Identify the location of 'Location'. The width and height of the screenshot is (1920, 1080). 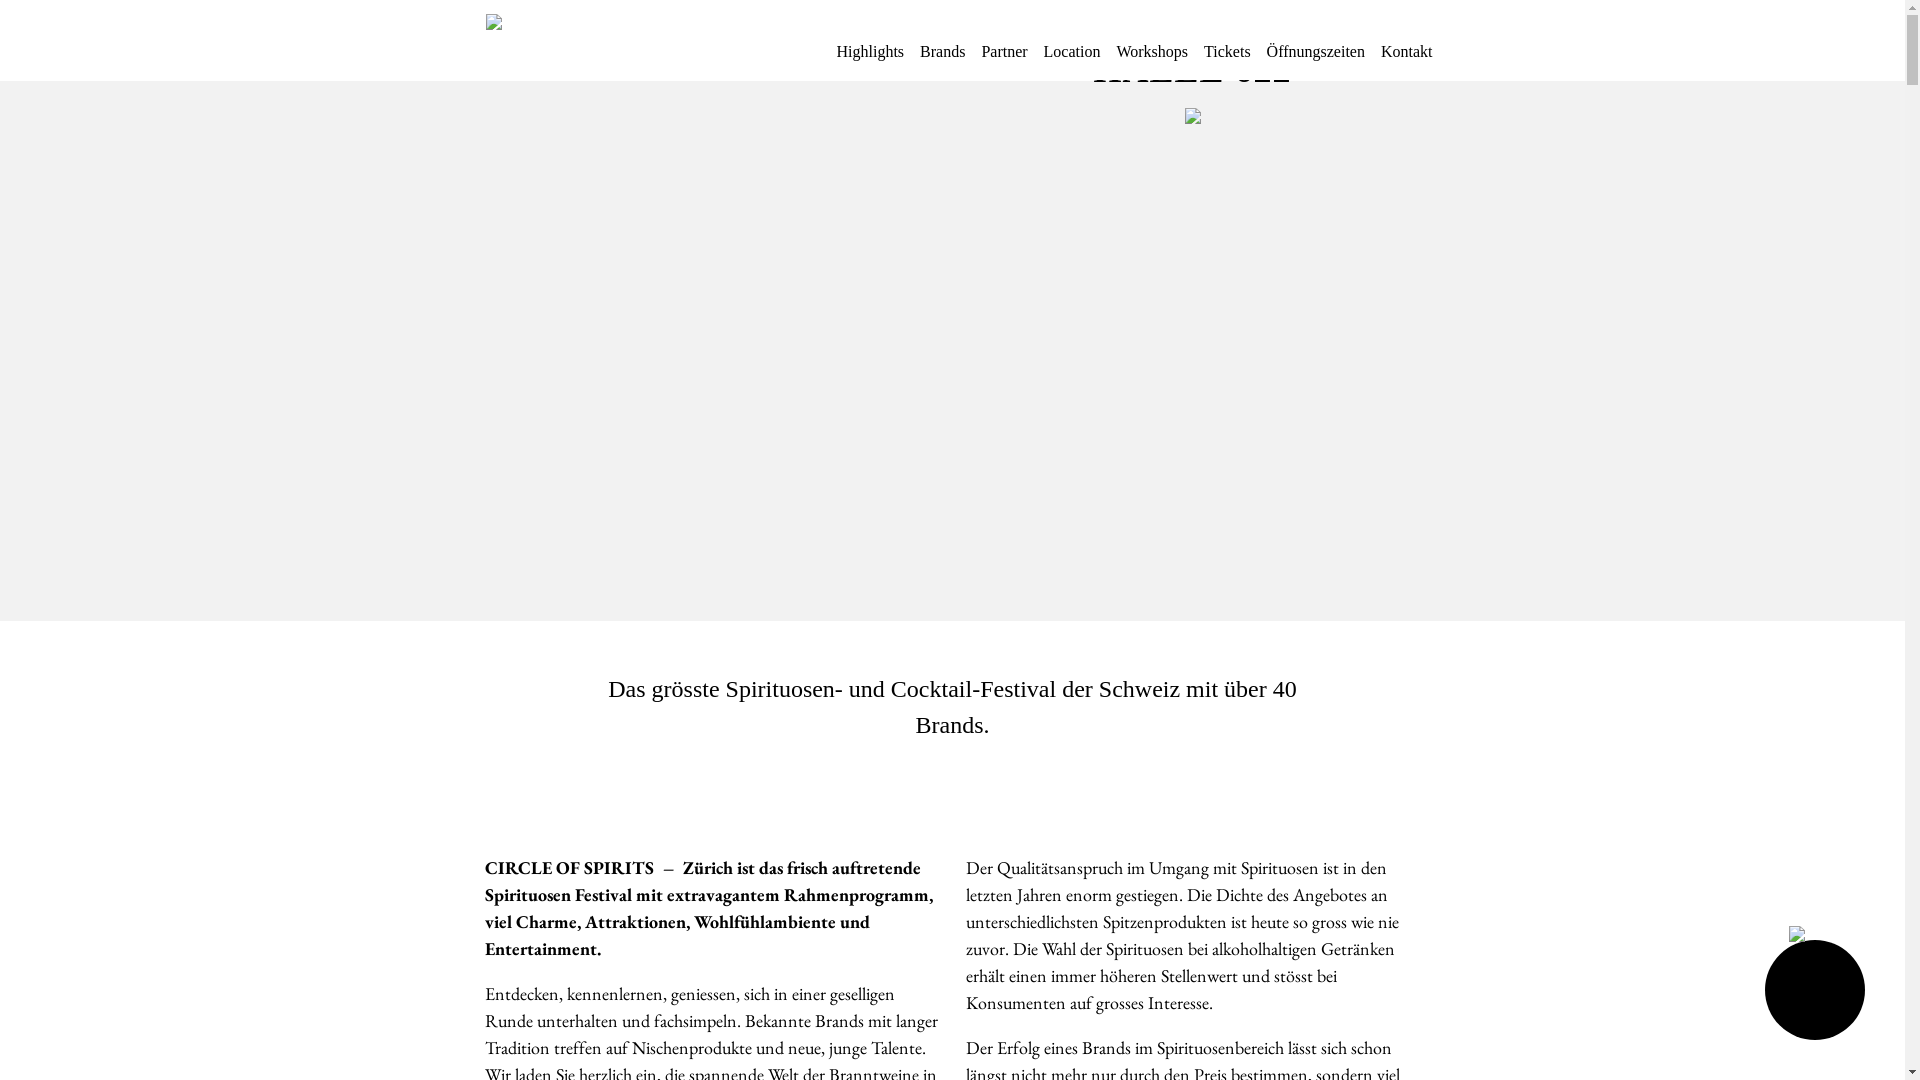
(1071, 59).